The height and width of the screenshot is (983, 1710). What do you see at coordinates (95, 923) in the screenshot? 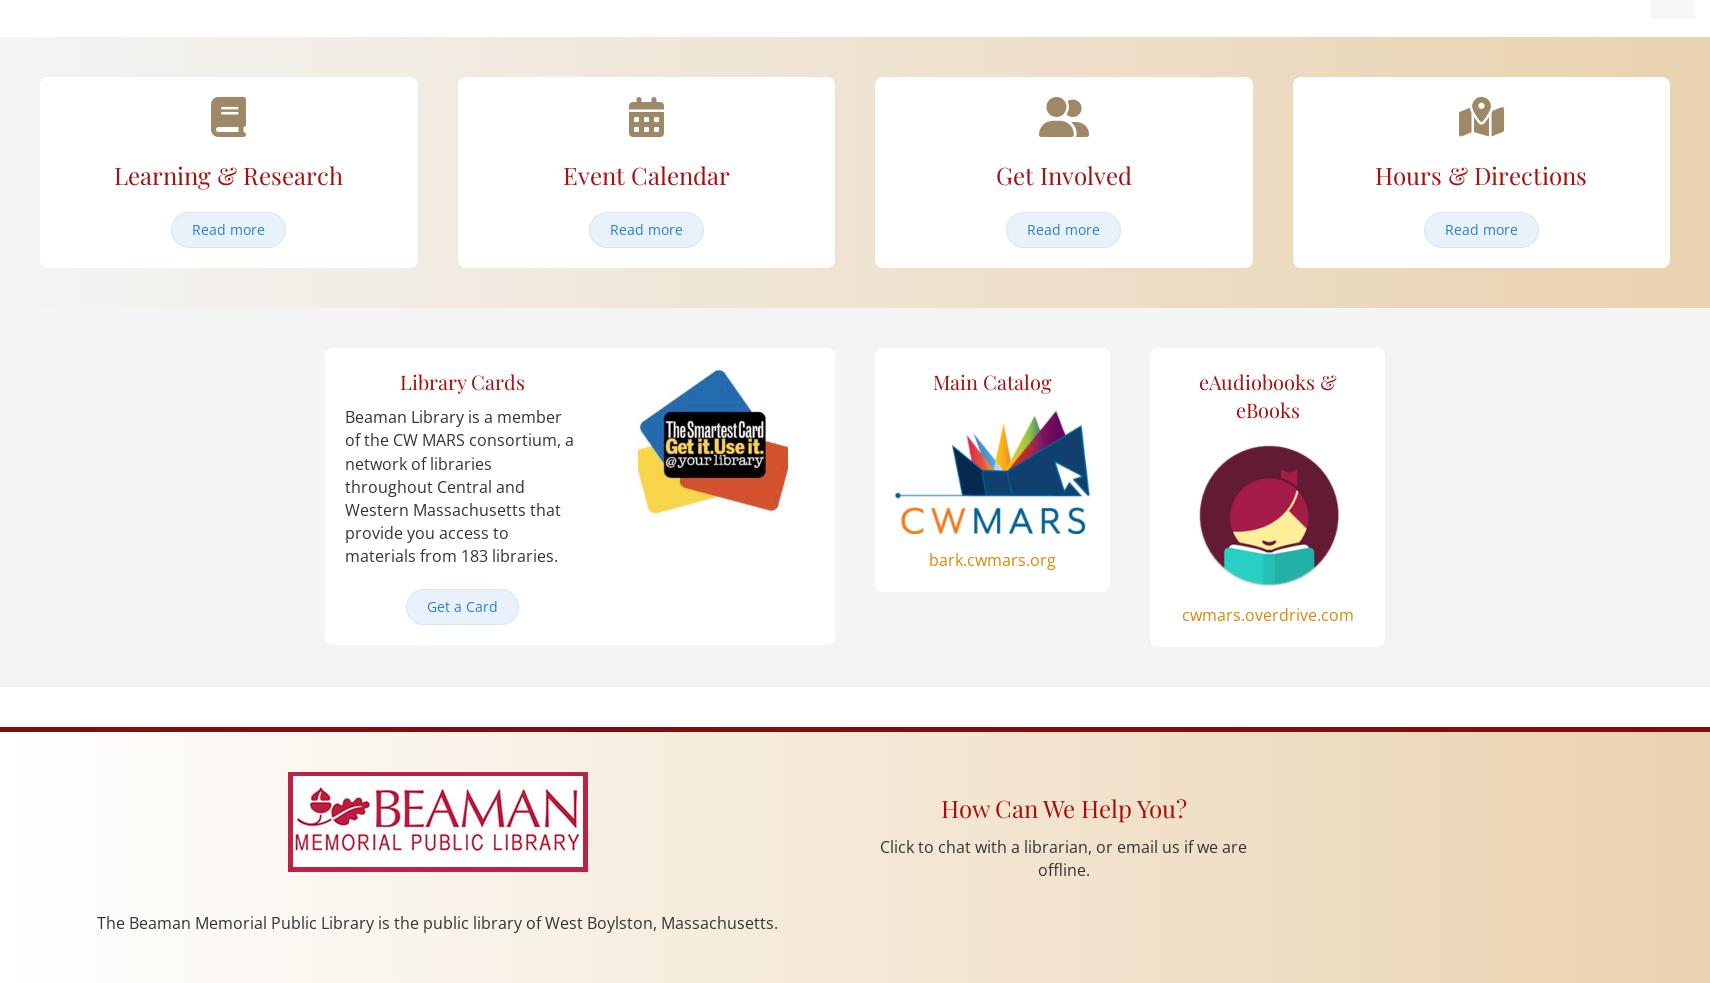
I see `'The Beaman Memorial Public Library is the public library of West Boylston, Massachusetts.'` at bounding box center [95, 923].